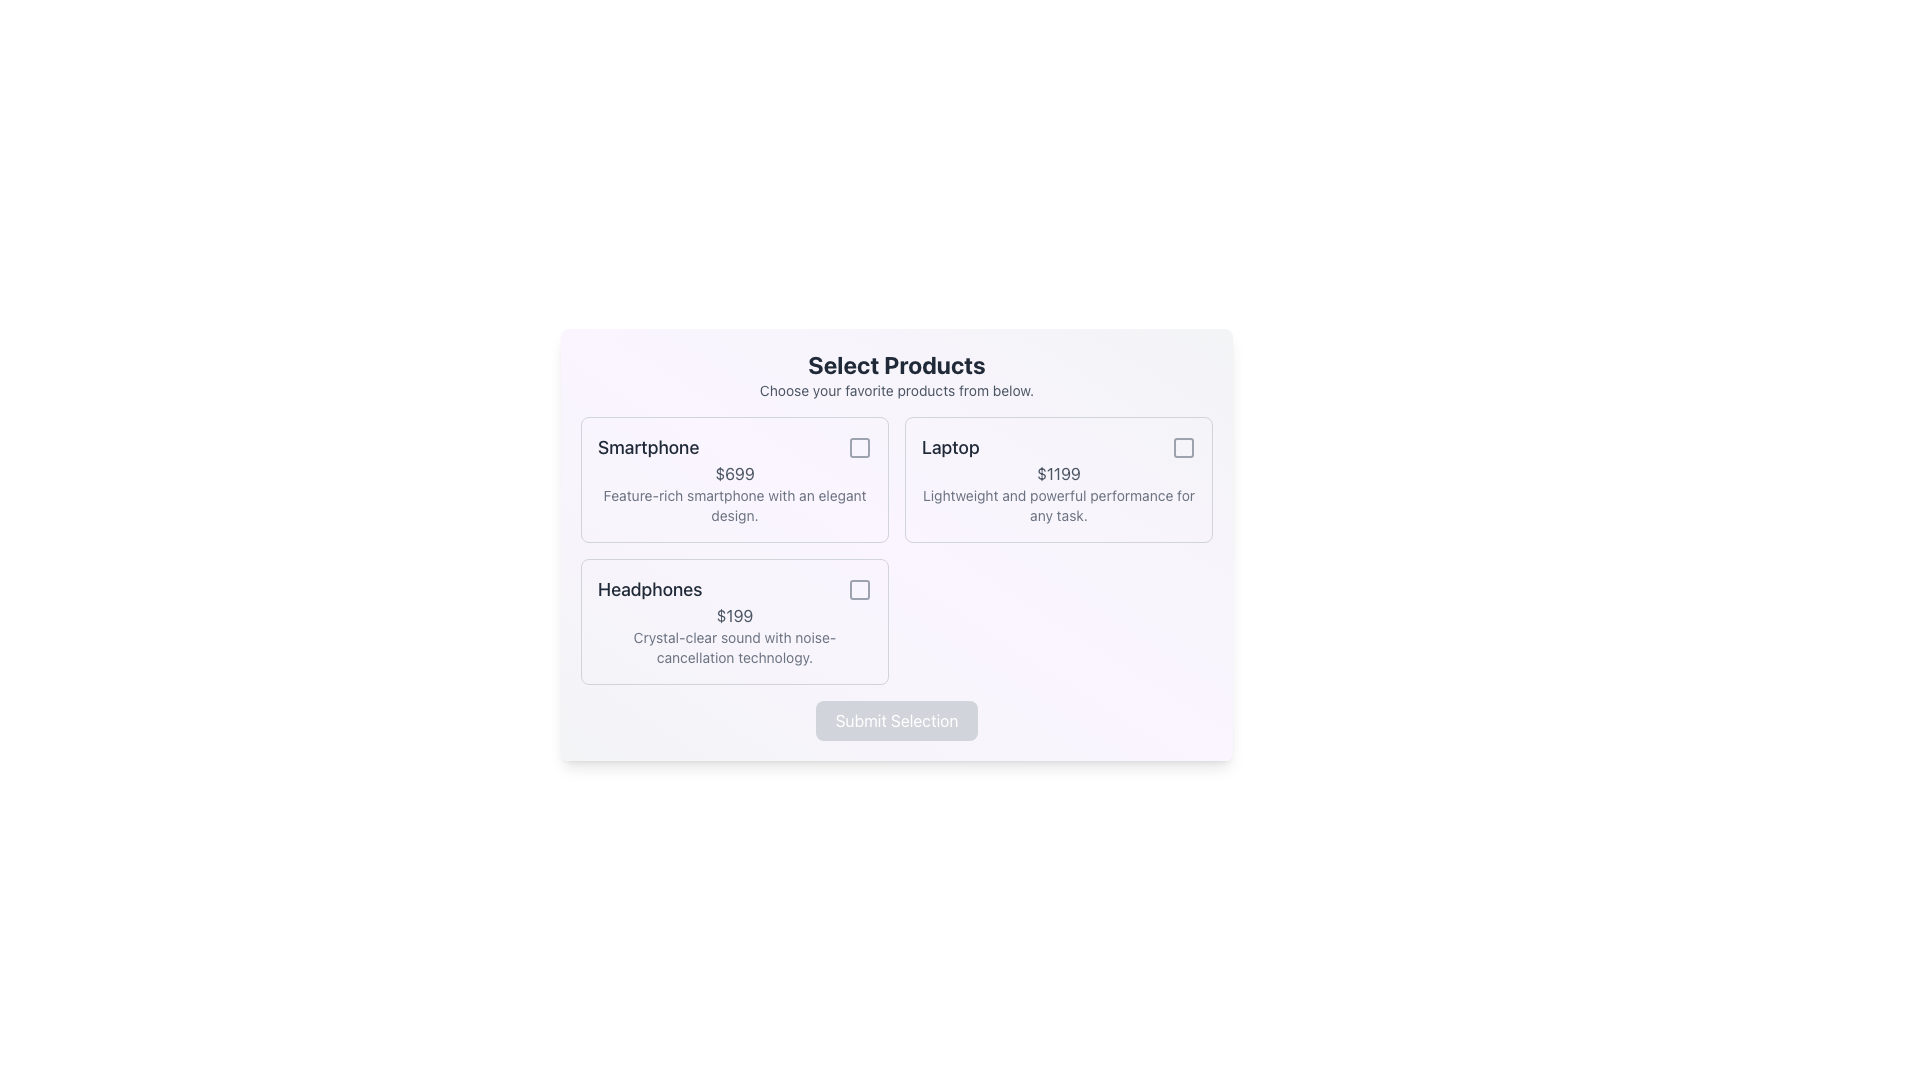 This screenshot has height=1080, width=1920. Describe the element at coordinates (859, 589) in the screenshot. I see `the checkbox located in the right section of the 'Headphones' product listing row, immediately following the text '$199'` at that location.